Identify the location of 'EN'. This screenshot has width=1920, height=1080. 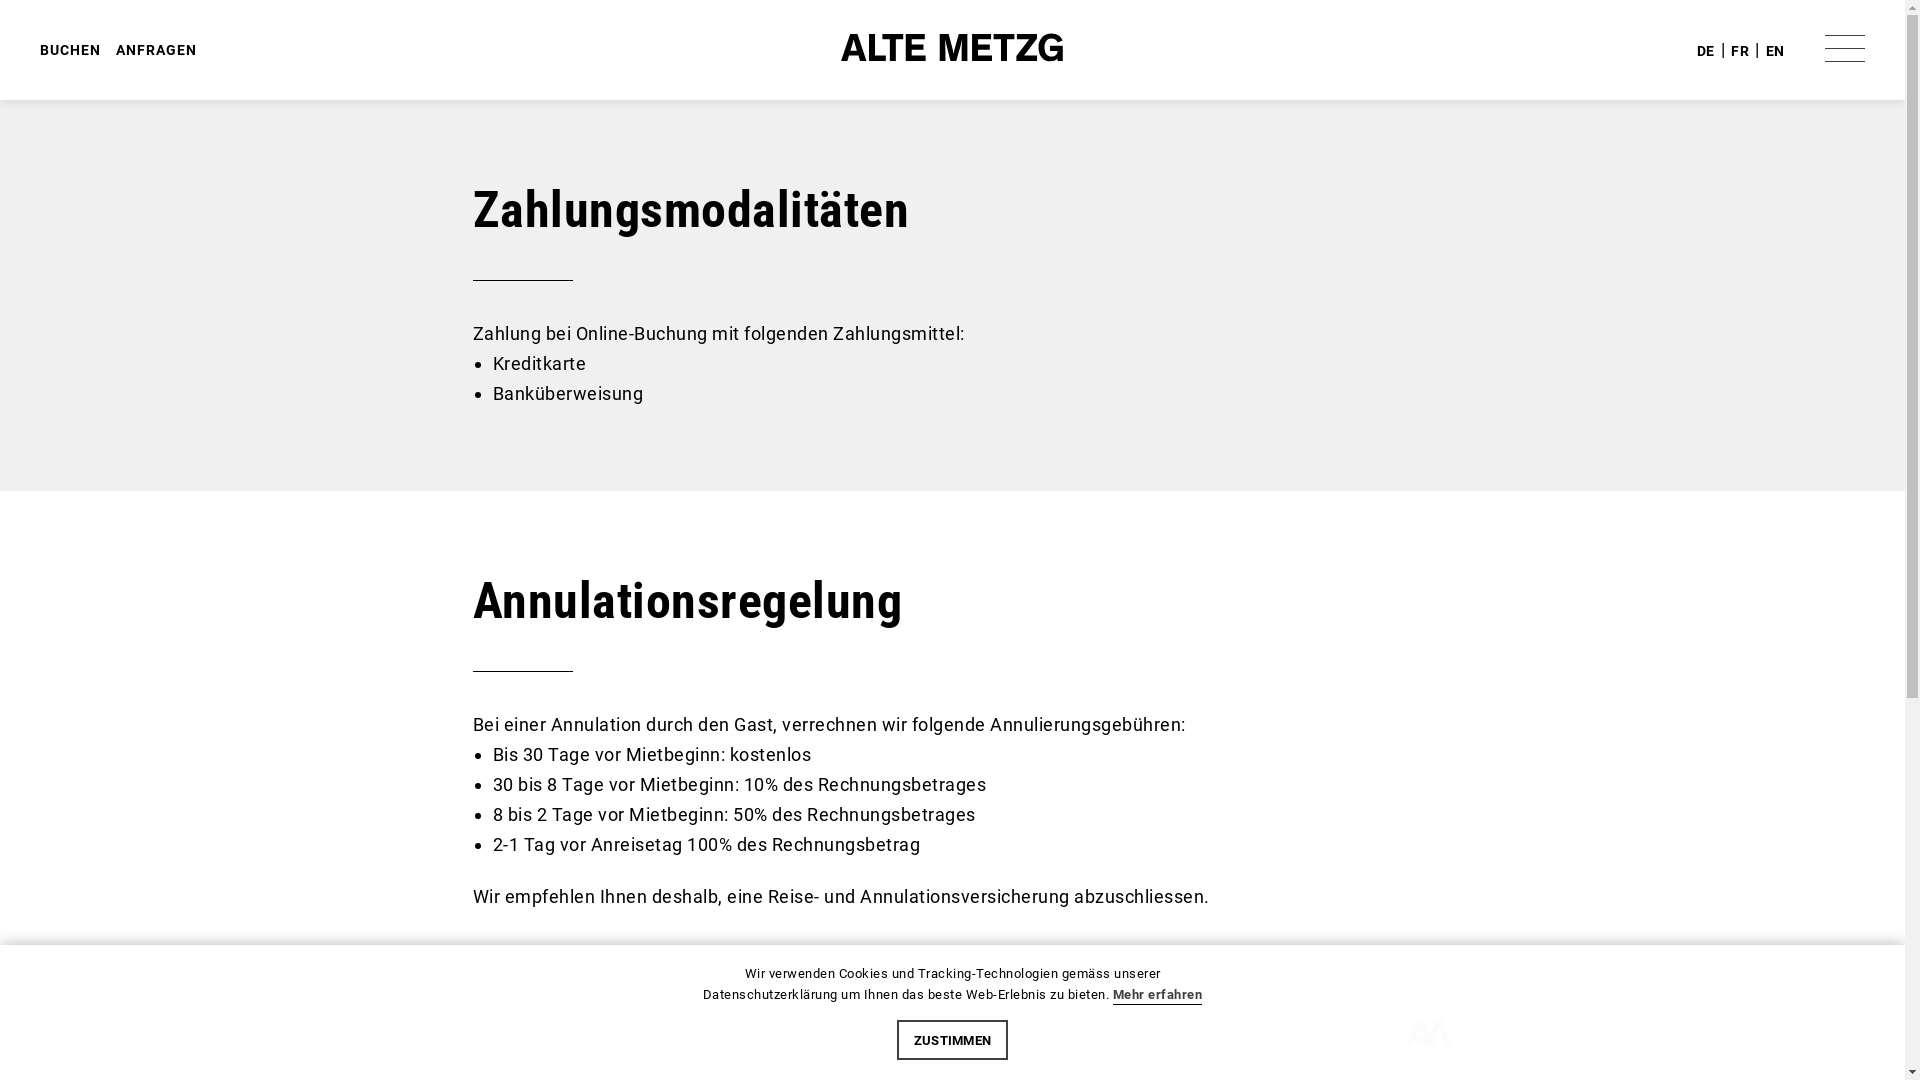
(1775, 49).